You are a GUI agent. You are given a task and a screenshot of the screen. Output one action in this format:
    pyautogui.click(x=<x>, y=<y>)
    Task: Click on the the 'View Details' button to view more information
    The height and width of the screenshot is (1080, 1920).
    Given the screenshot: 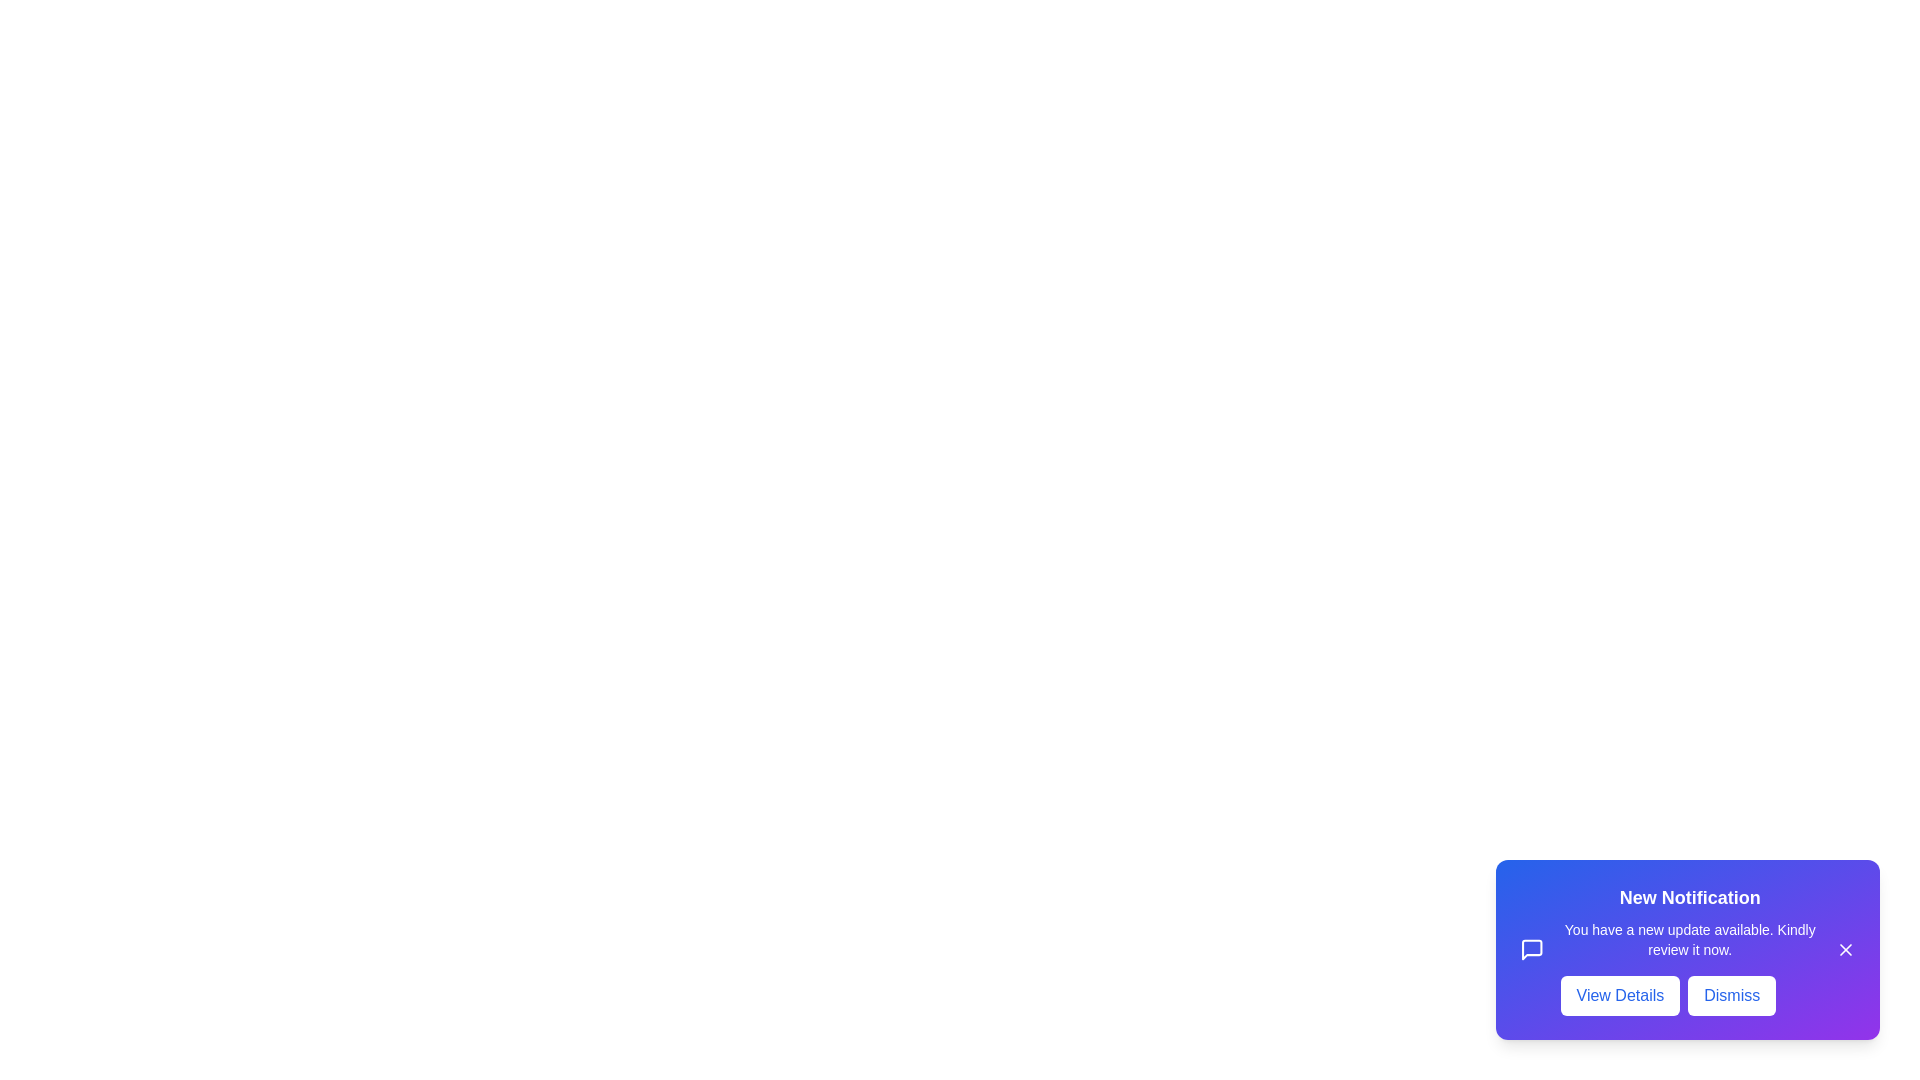 What is the action you would take?
    pyautogui.click(x=1620, y=995)
    